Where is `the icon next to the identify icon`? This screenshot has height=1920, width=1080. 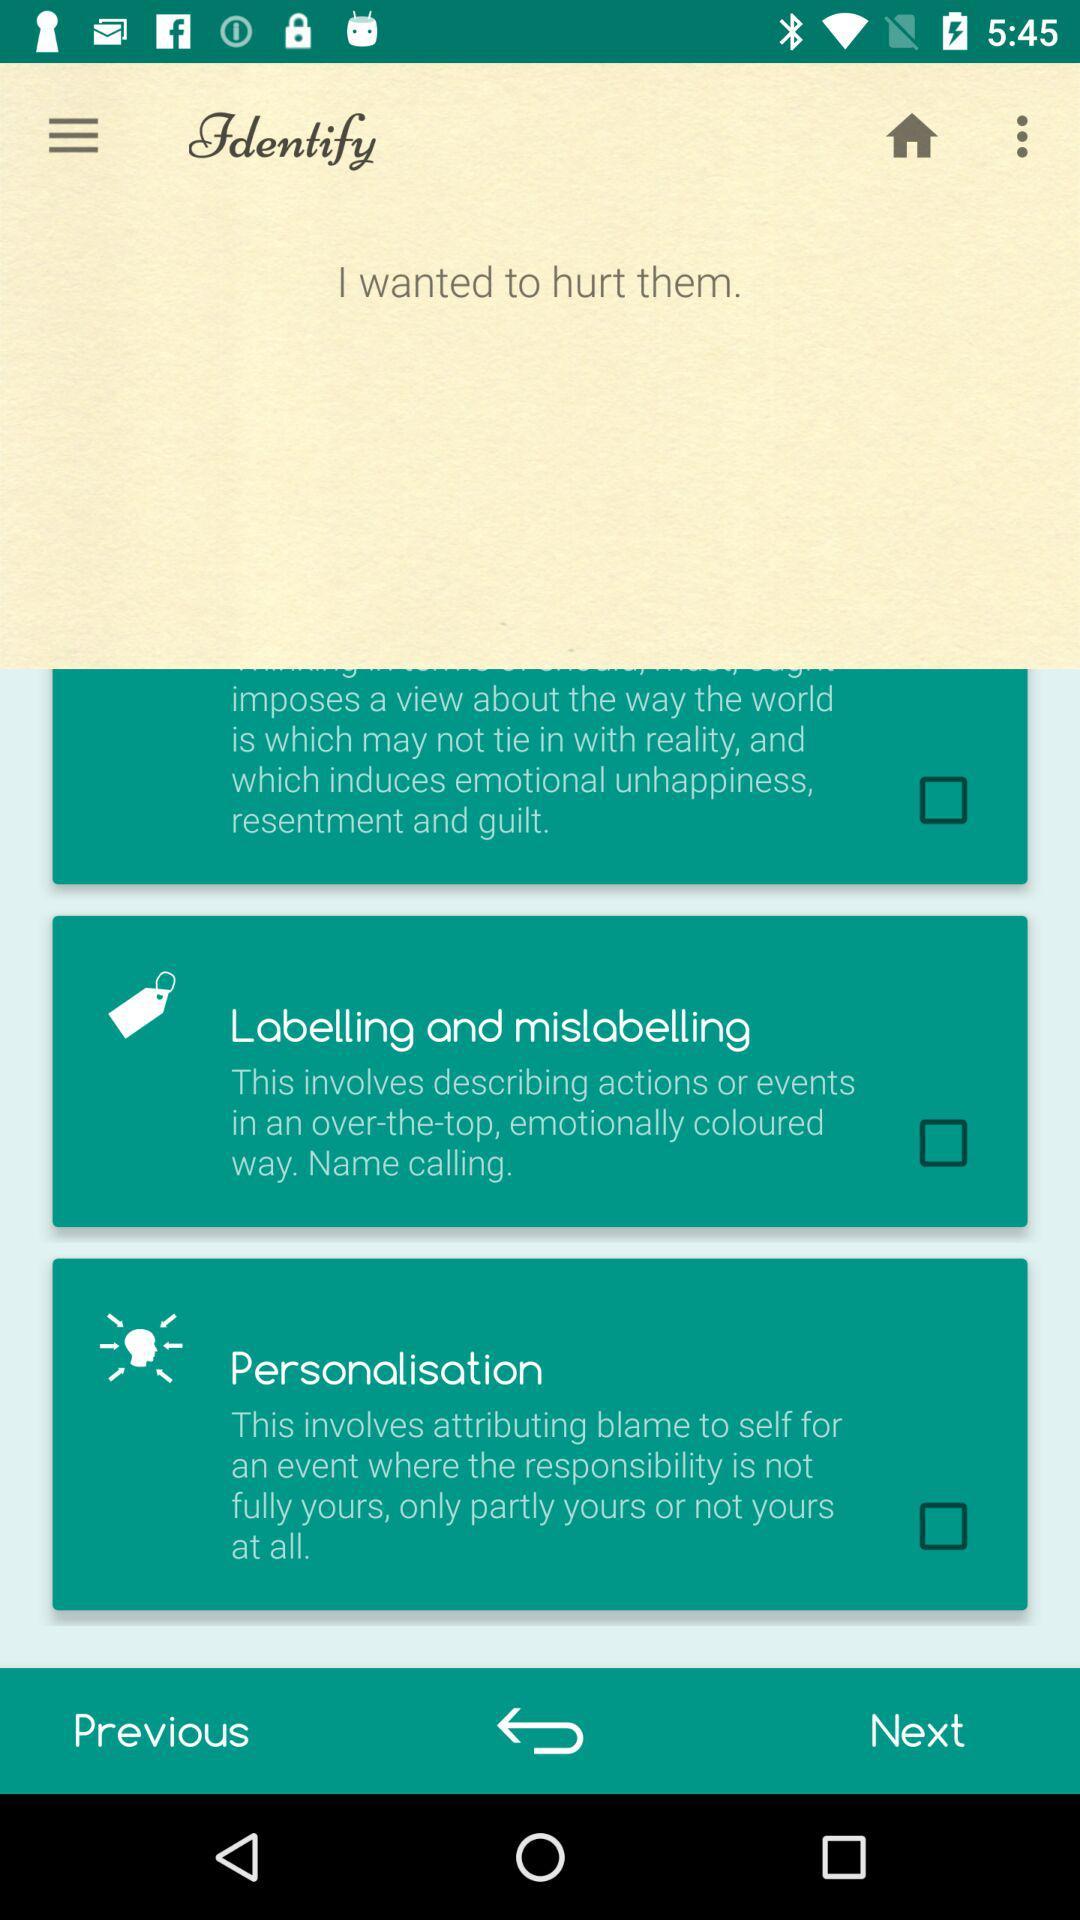
the icon next to the identify icon is located at coordinates (72, 135).